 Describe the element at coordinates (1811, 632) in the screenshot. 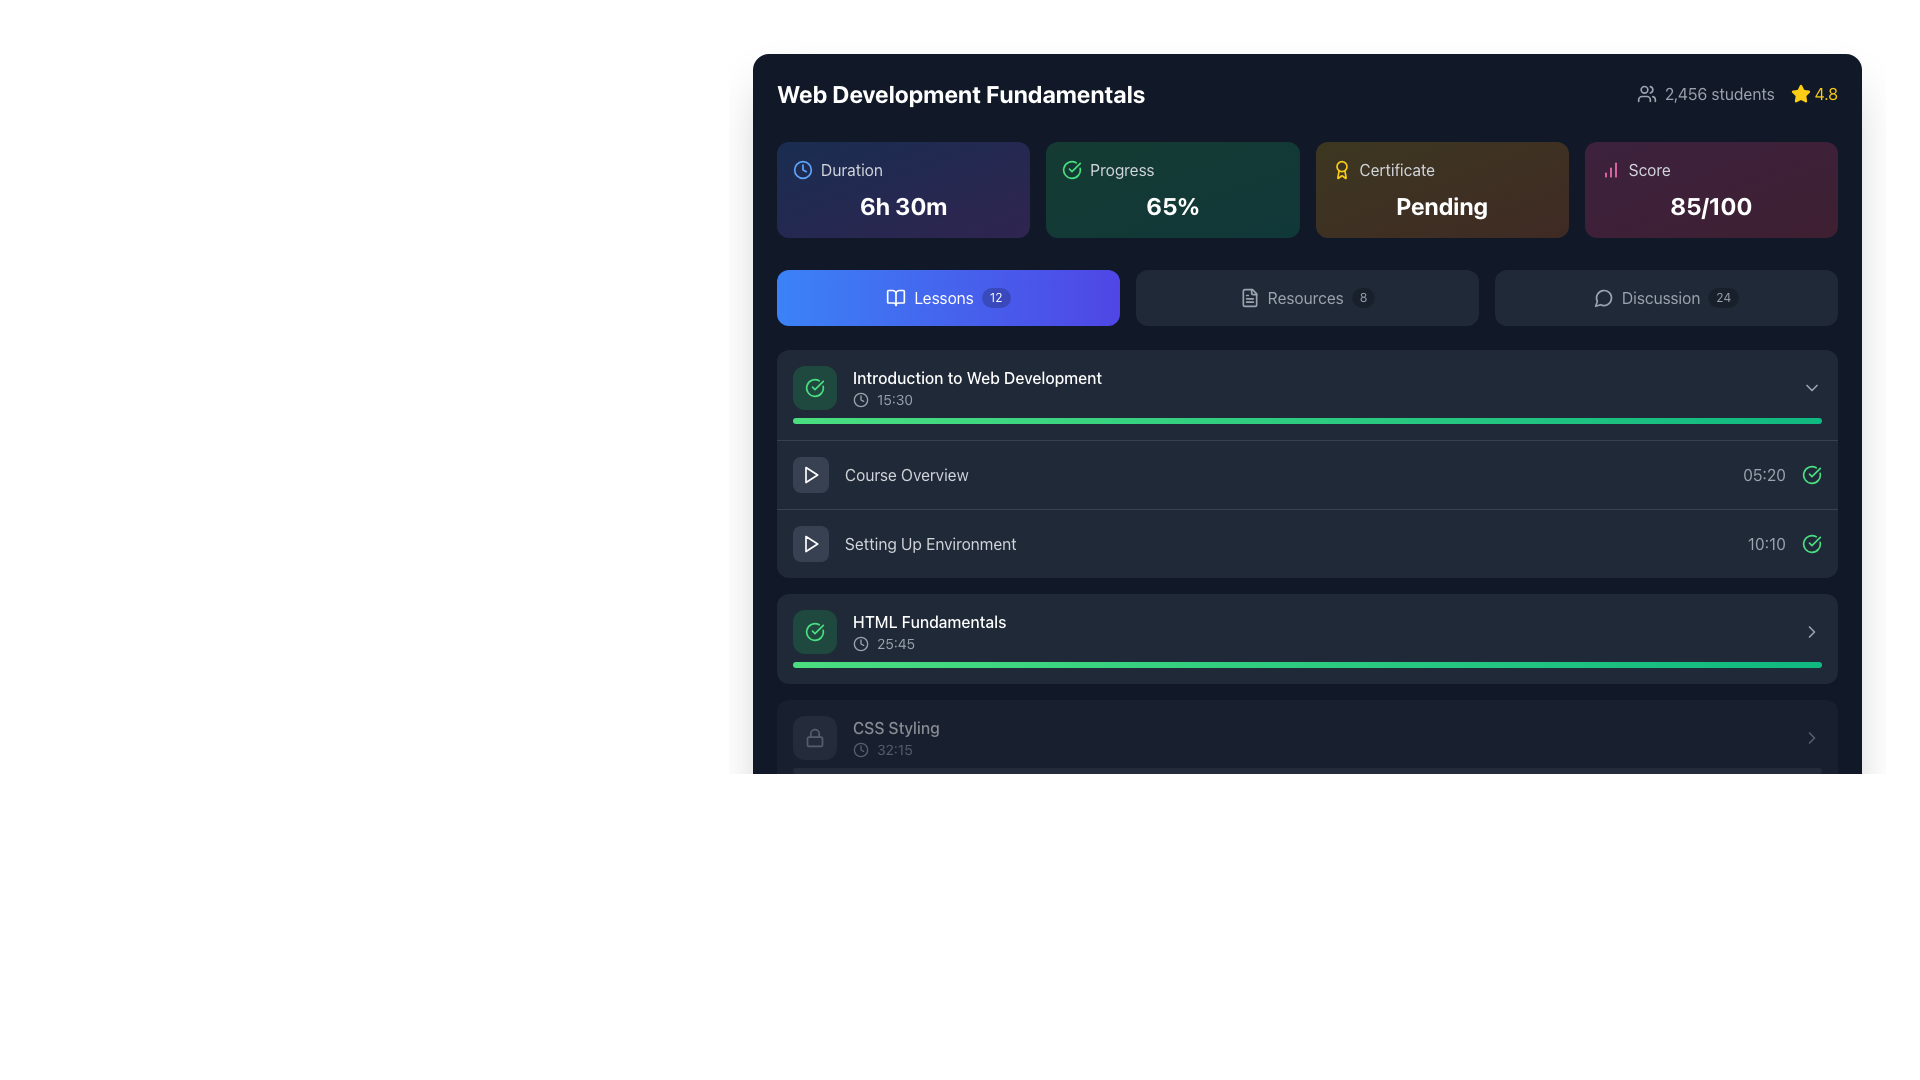

I see `the chevron icon located at the rightmost end of the 'HTML Fundamentals 25:45' section` at that location.